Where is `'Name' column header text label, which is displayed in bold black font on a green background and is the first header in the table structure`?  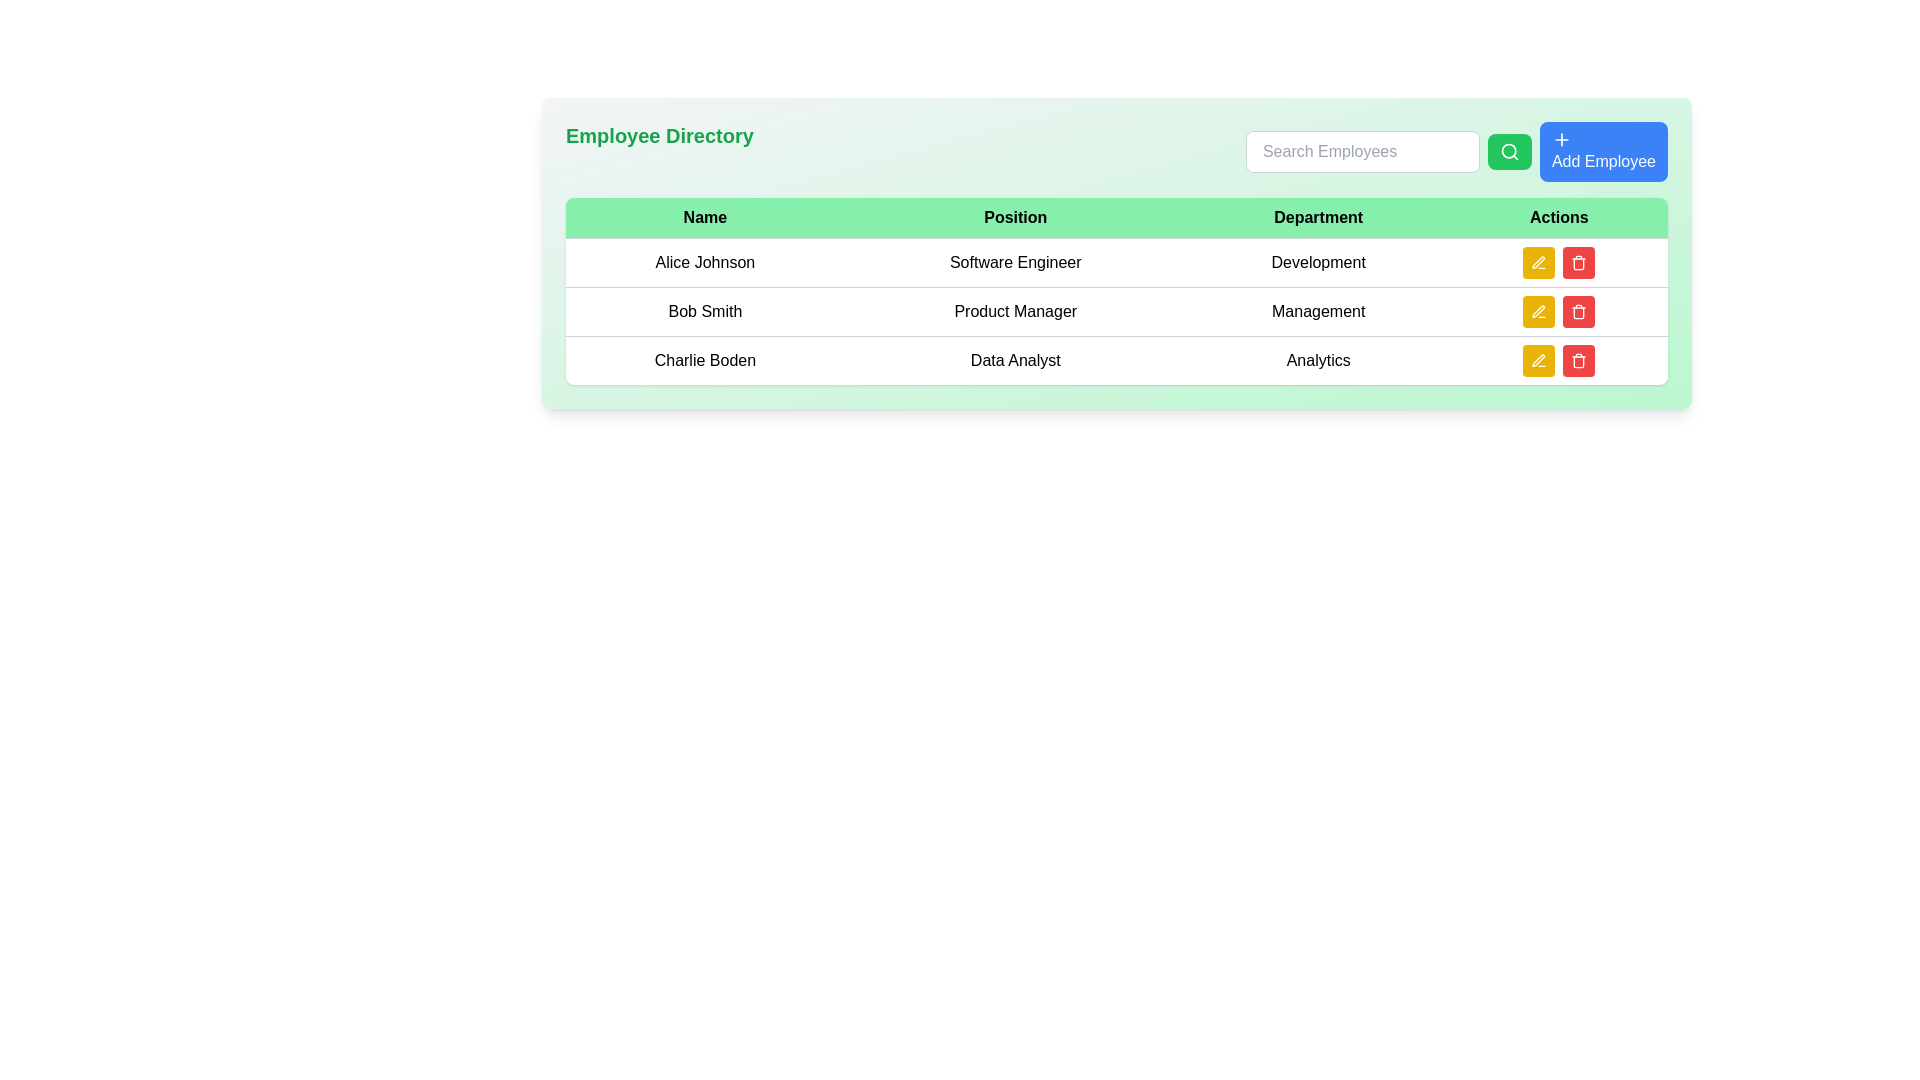
'Name' column header text label, which is displayed in bold black font on a green background and is the first header in the table structure is located at coordinates (705, 218).